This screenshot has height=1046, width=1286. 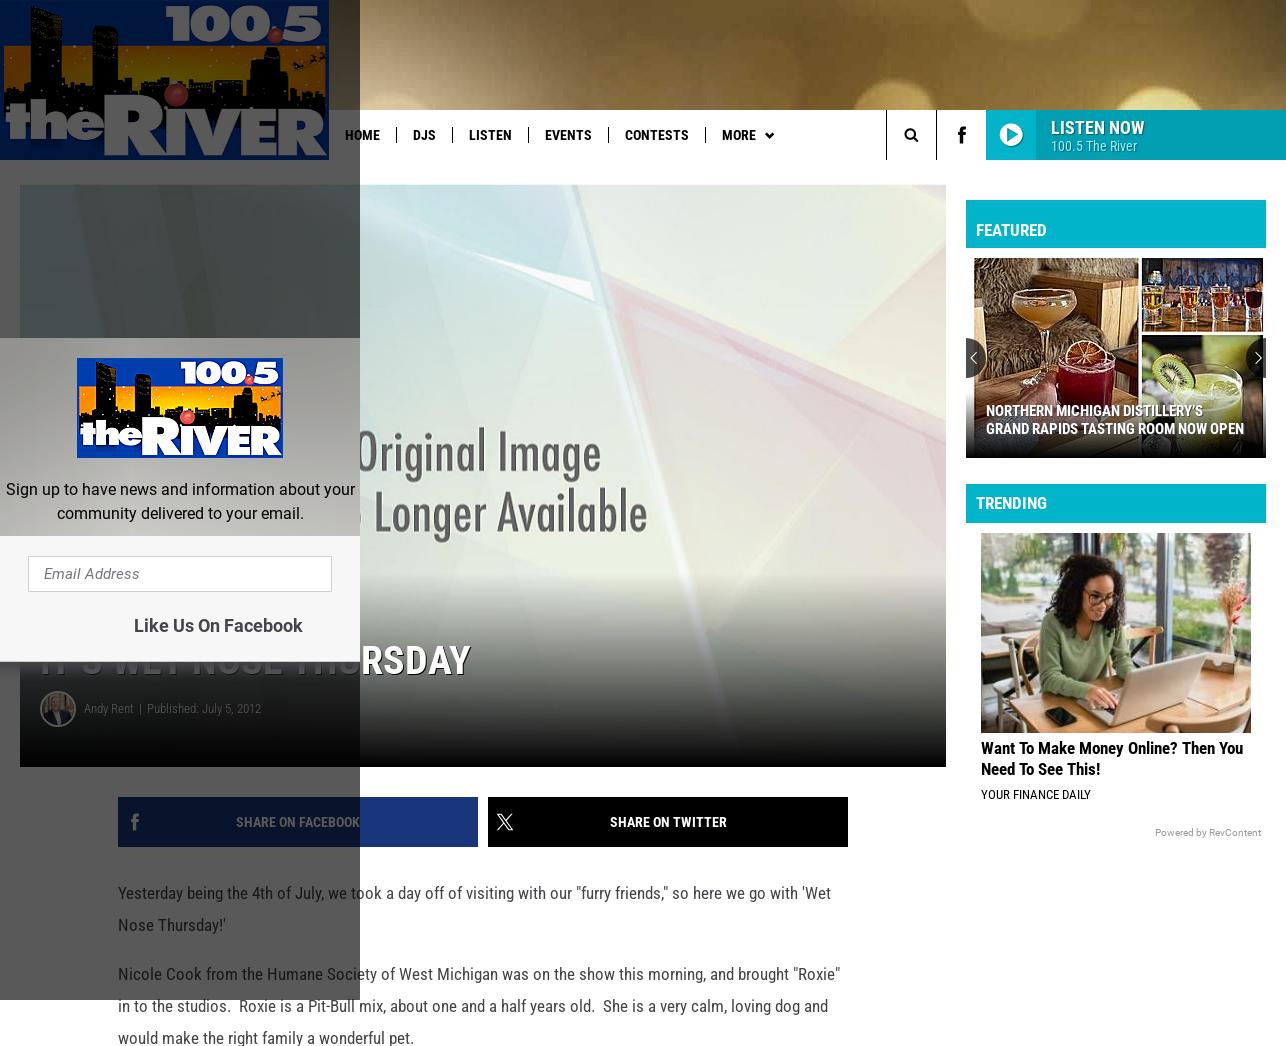 I want to click on 'Home', so click(x=343, y=134).